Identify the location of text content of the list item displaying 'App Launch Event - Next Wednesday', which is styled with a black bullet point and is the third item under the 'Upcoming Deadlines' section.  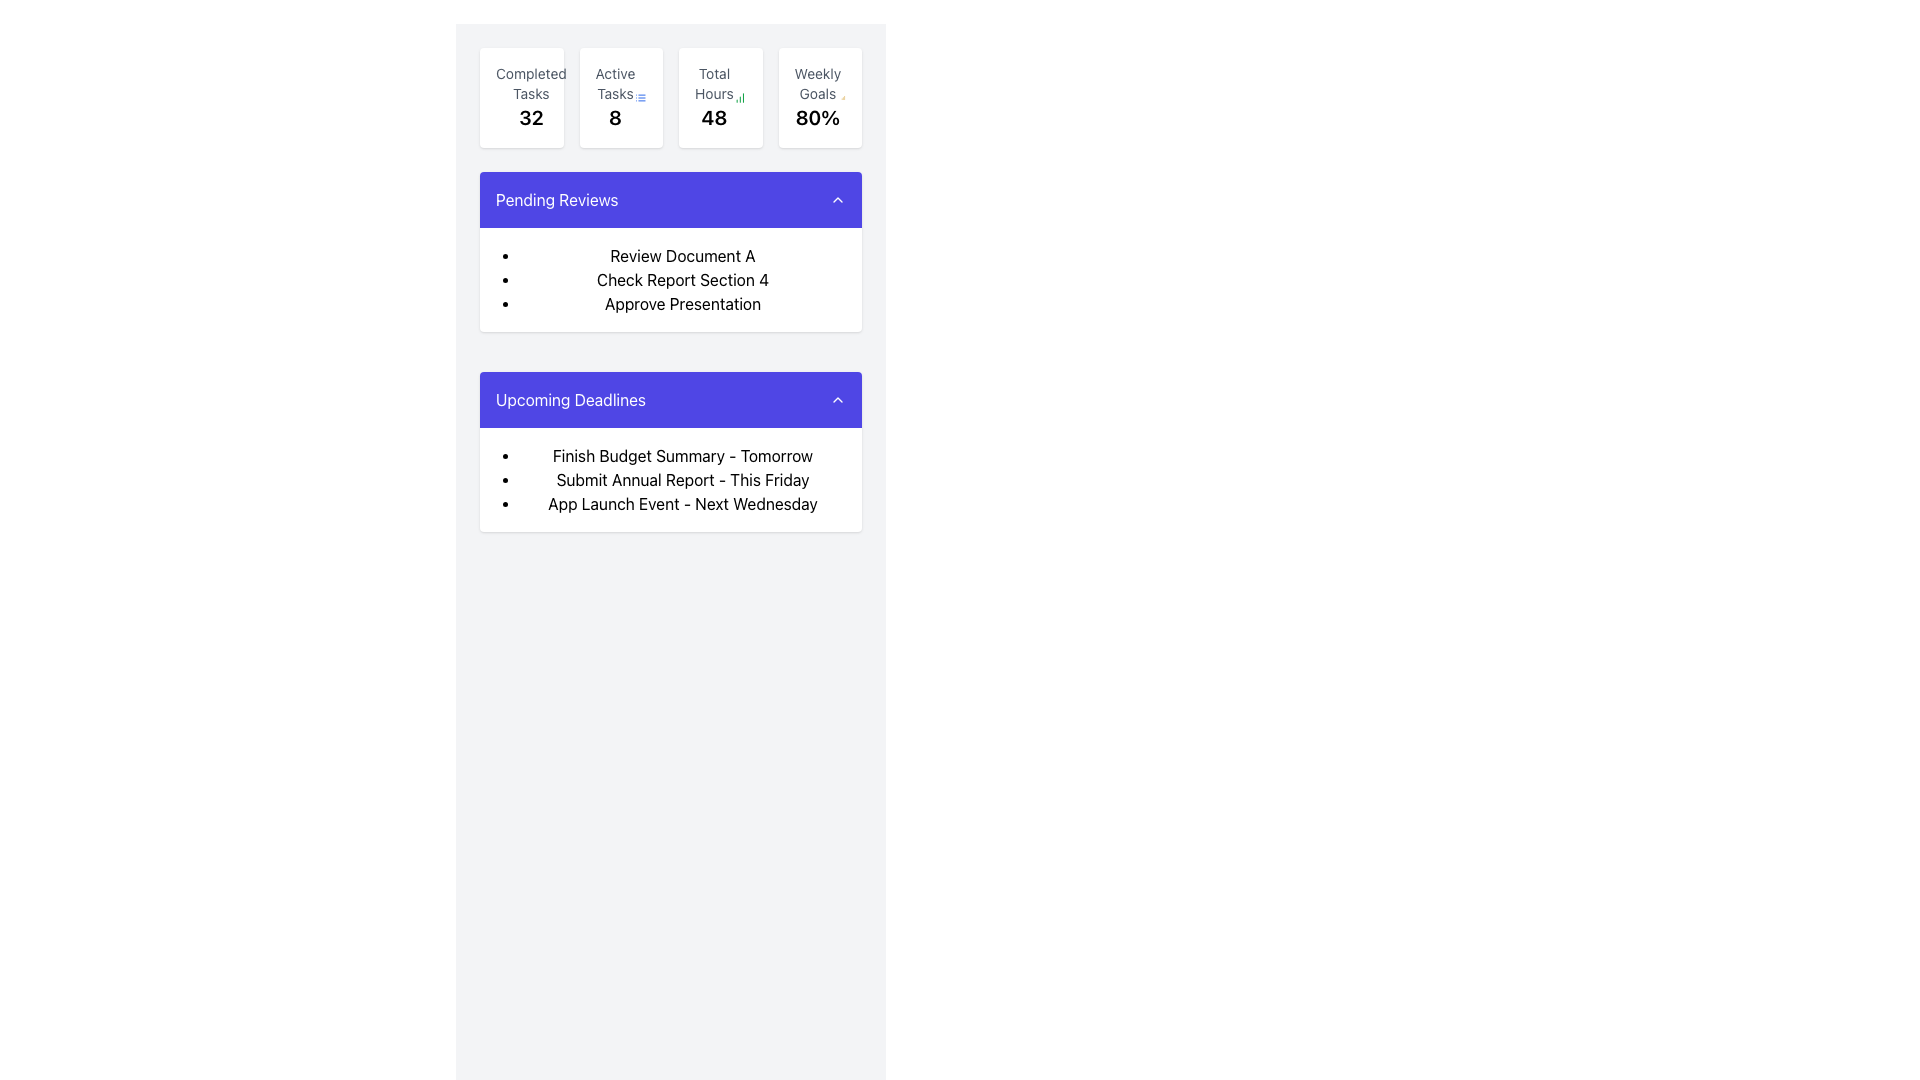
(682, 503).